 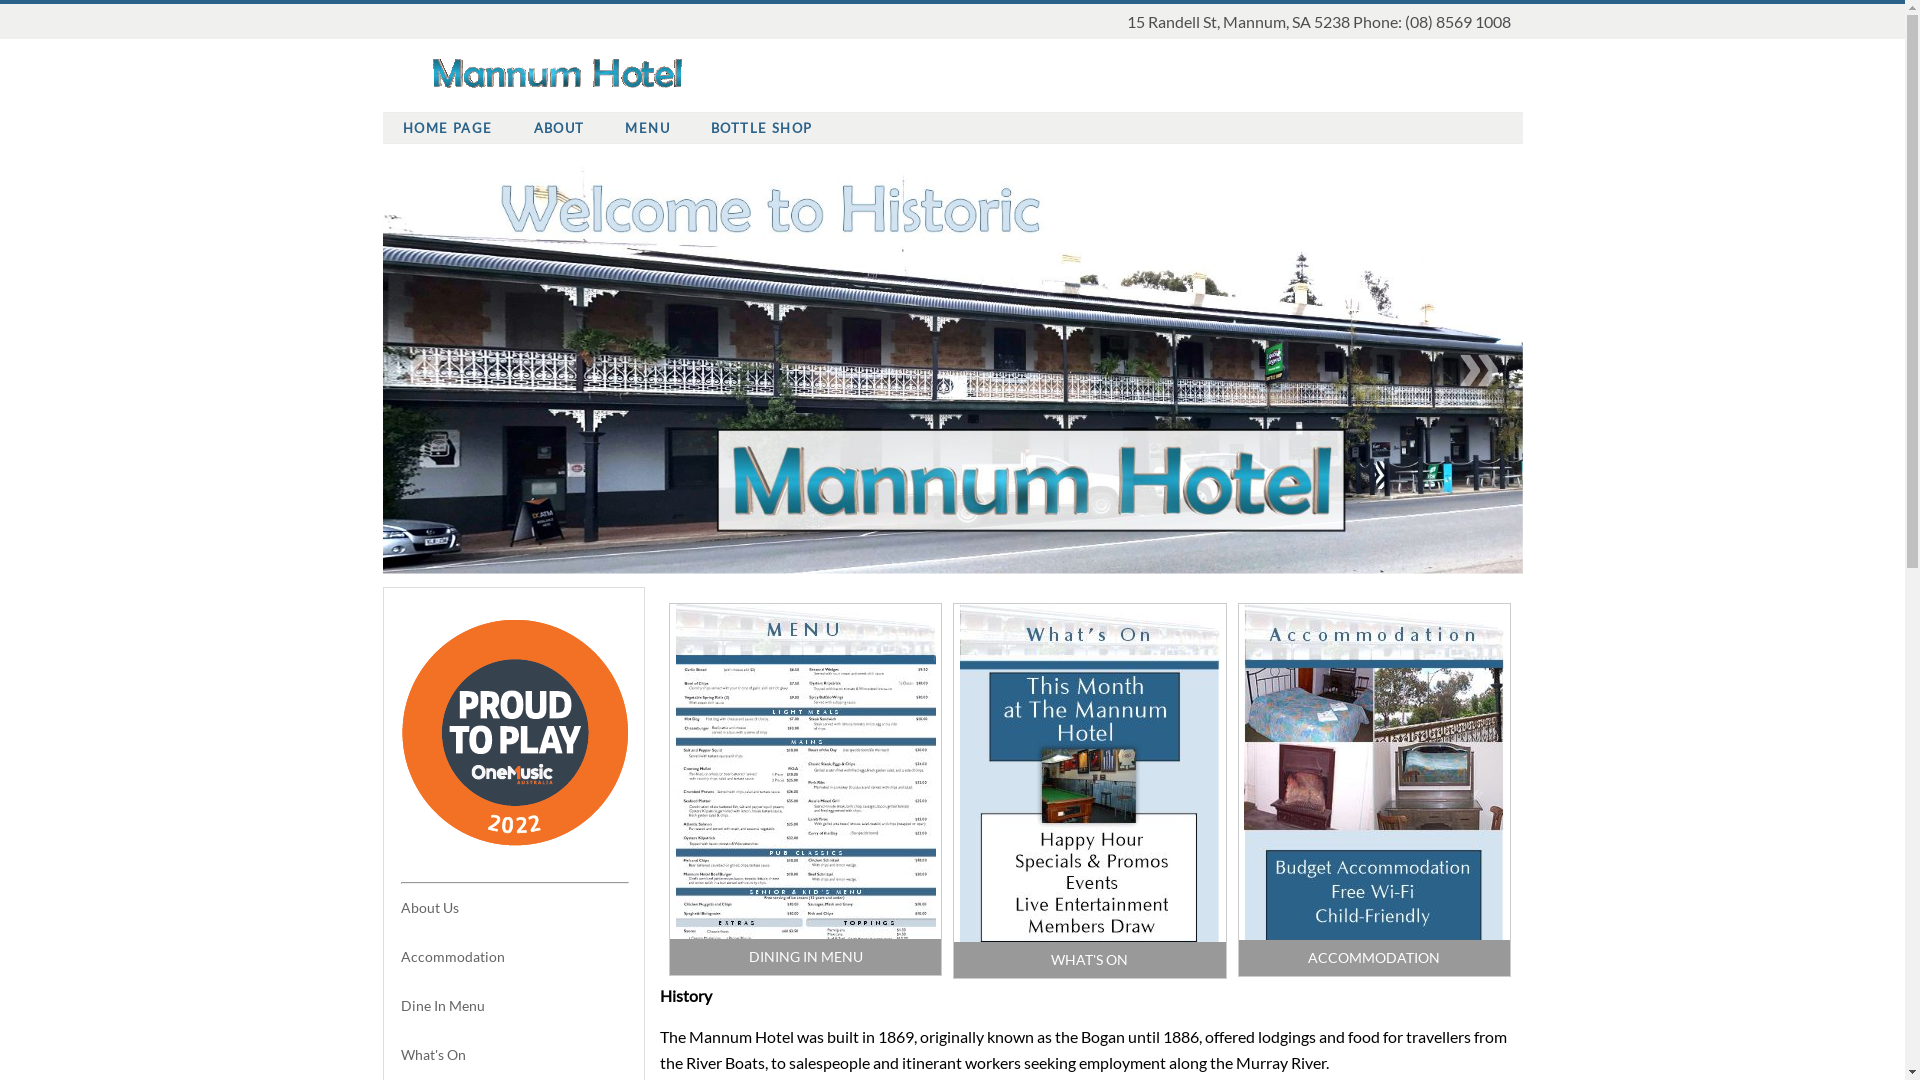 I want to click on 'BOTTLE SHOP', so click(x=761, y=127).